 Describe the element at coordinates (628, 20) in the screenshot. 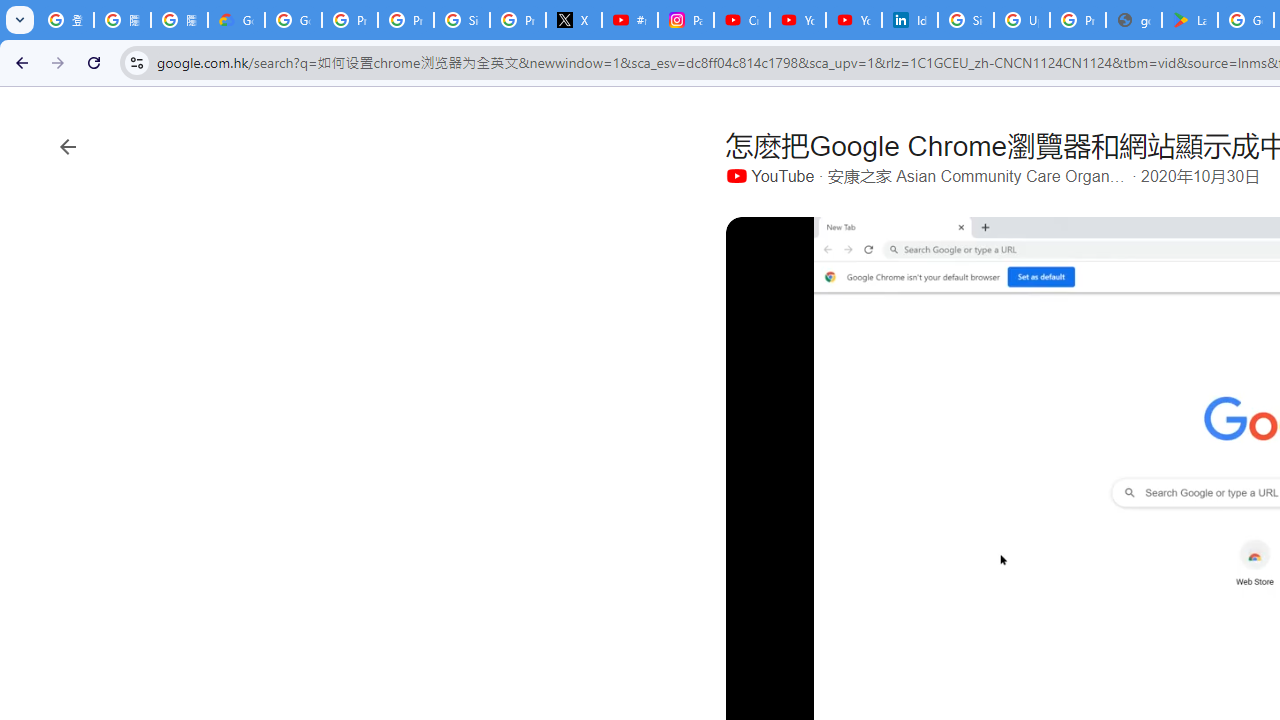

I see `'#nbabasketballhighlights - YouTube'` at that location.